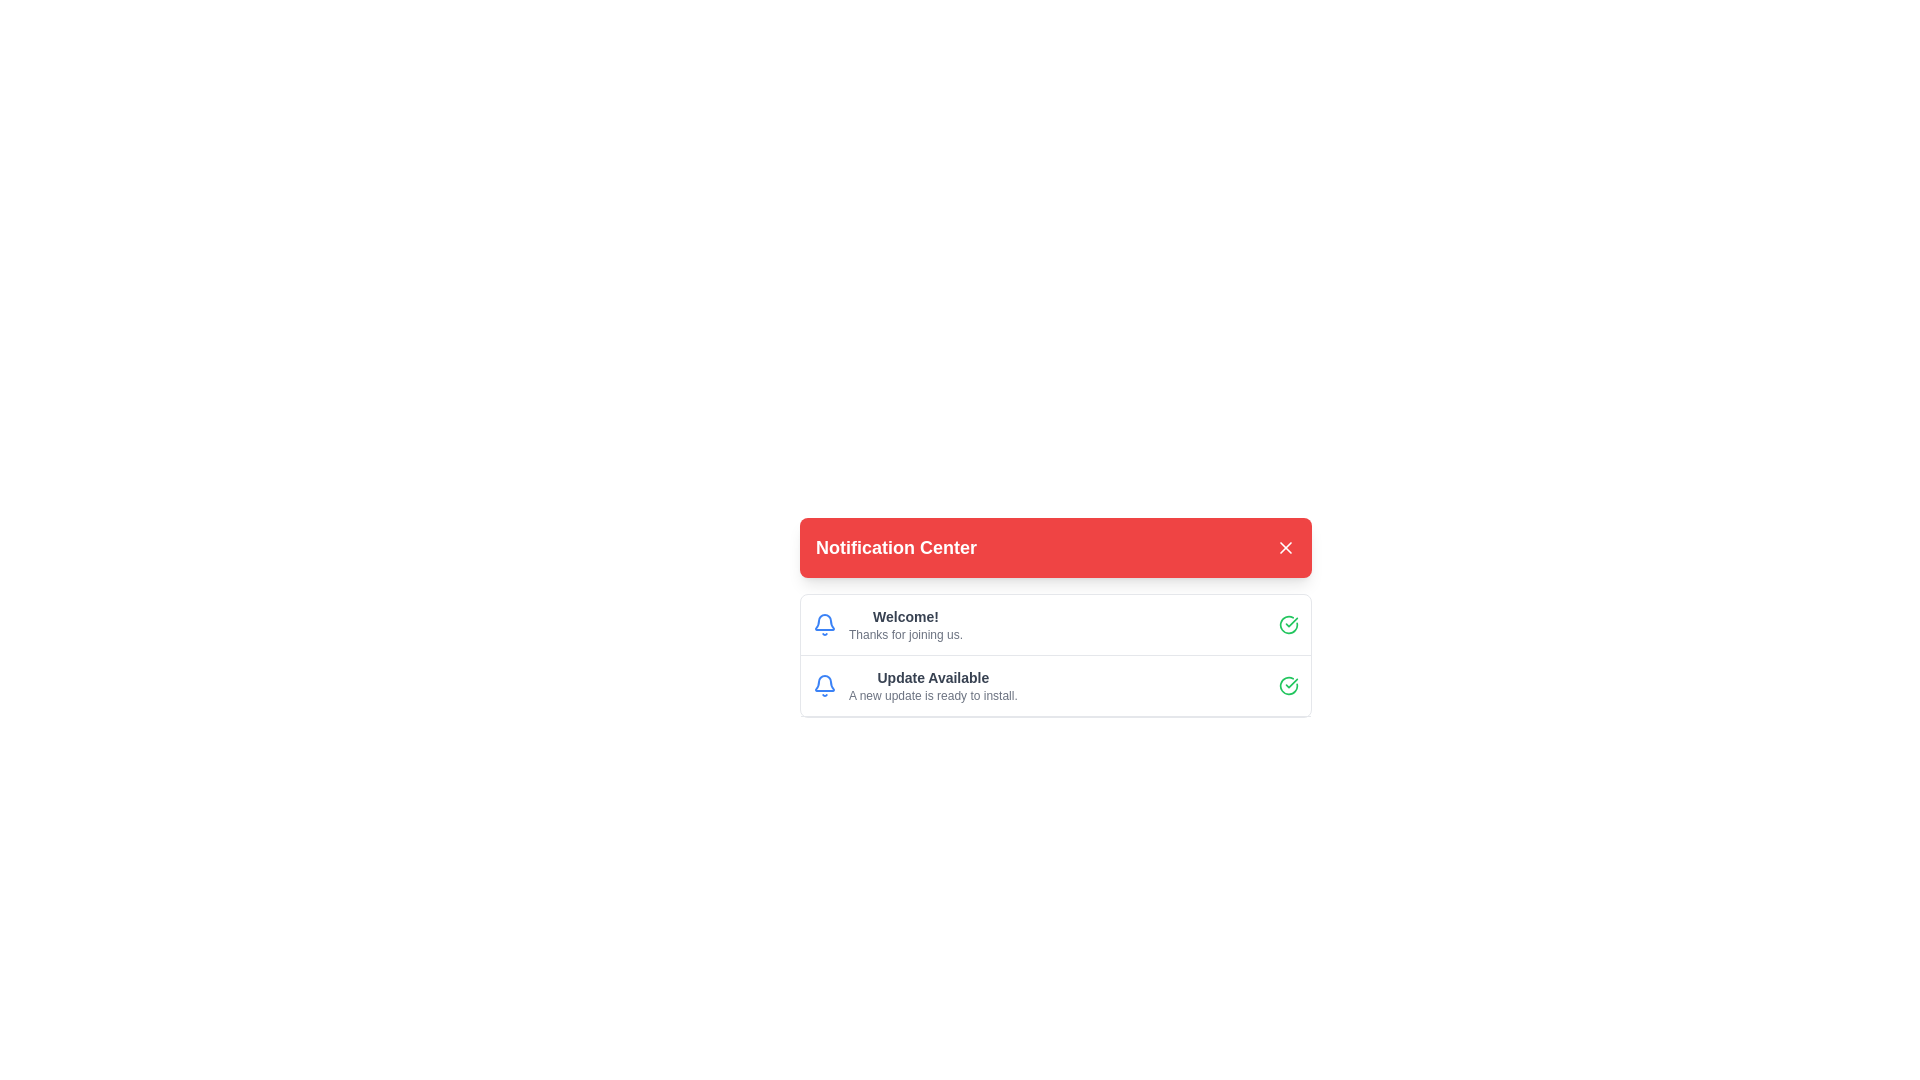 The image size is (1920, 1080). Describe the element at coordinates (905, 616) in the screenshot. I see `static text element displaying 'Welcome!' in bold, small font located at the top of the notification entry in the Notification Center` at that location.